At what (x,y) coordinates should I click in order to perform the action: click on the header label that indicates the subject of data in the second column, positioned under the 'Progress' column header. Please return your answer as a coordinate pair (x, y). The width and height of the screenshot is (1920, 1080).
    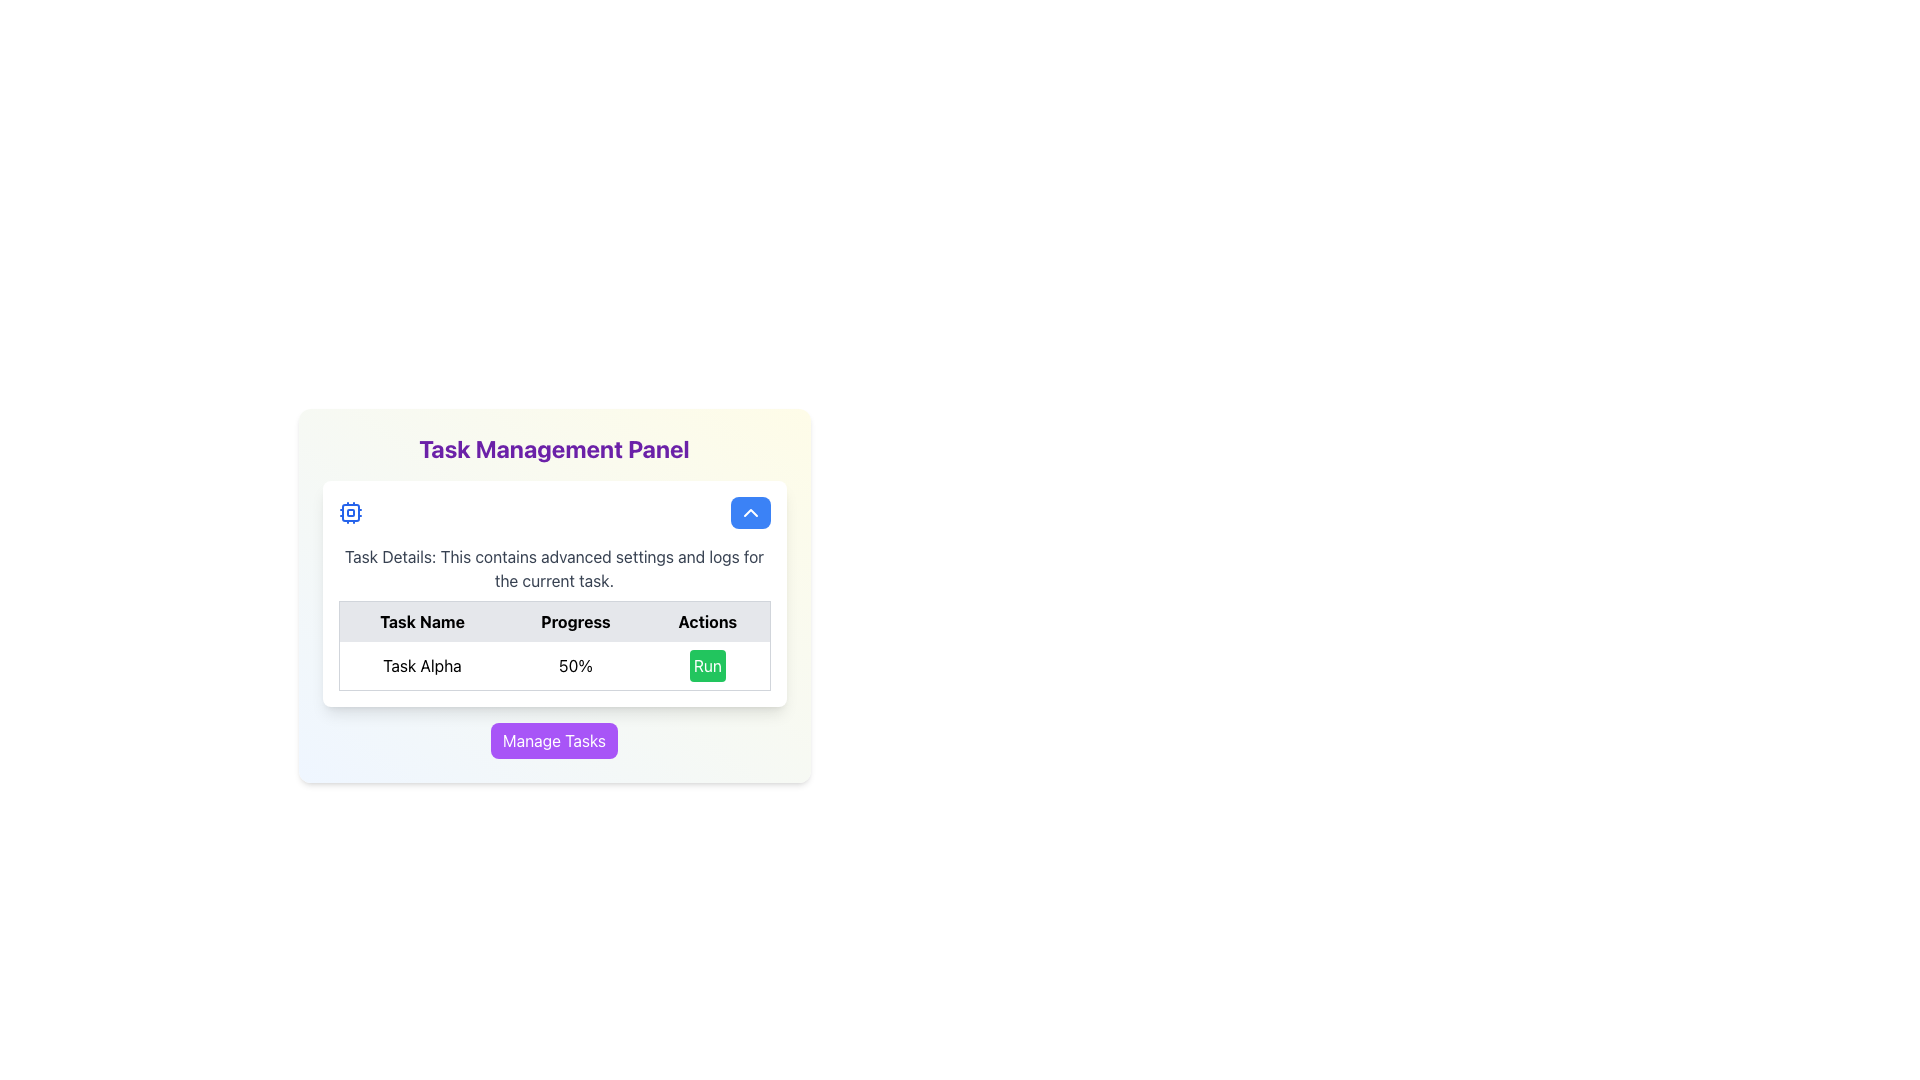
    Looking at the image, I should click on (574, 620).